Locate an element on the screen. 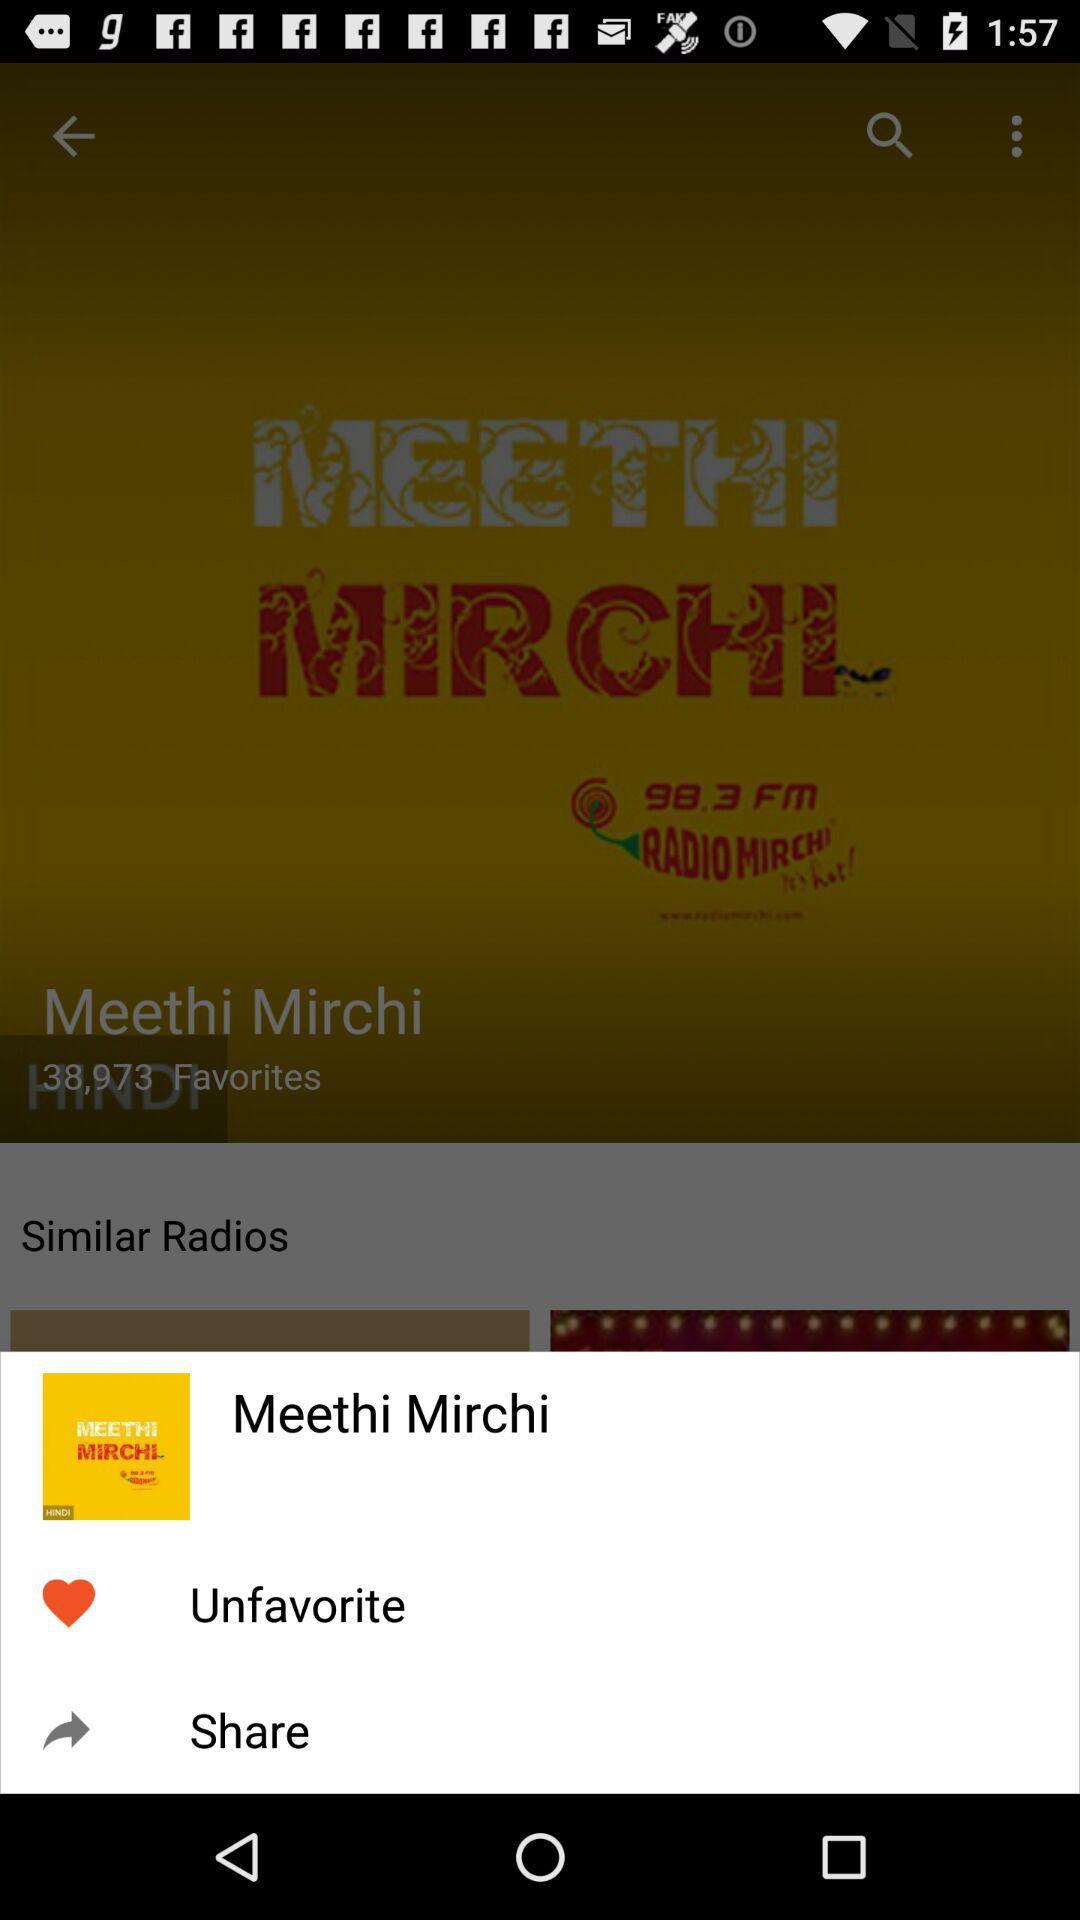  the item below unfavorite is located at coordinates (248, 1729).